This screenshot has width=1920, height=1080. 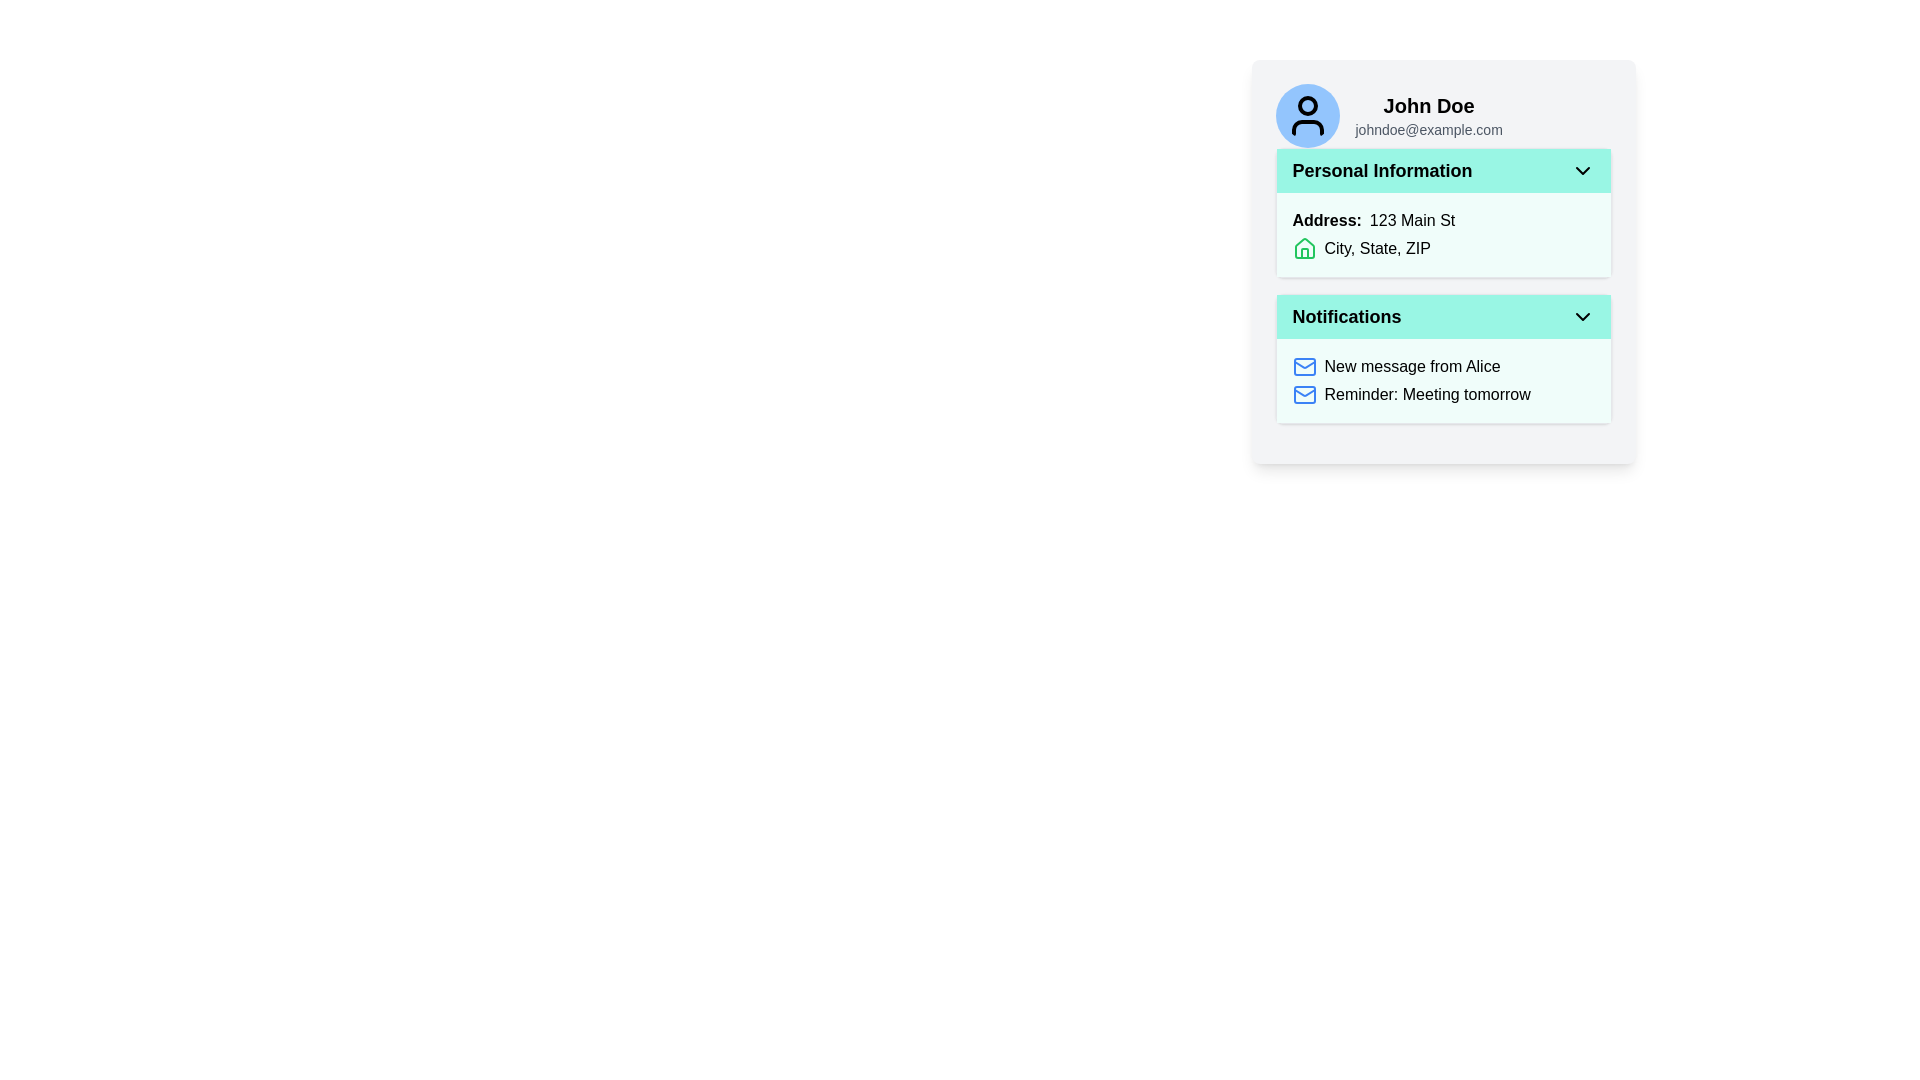 I want to click on the Information display section that shows the address within the 'Personal Information' card, located below the card title and above the 'Notifications' section, so click(x=1443, y=234).